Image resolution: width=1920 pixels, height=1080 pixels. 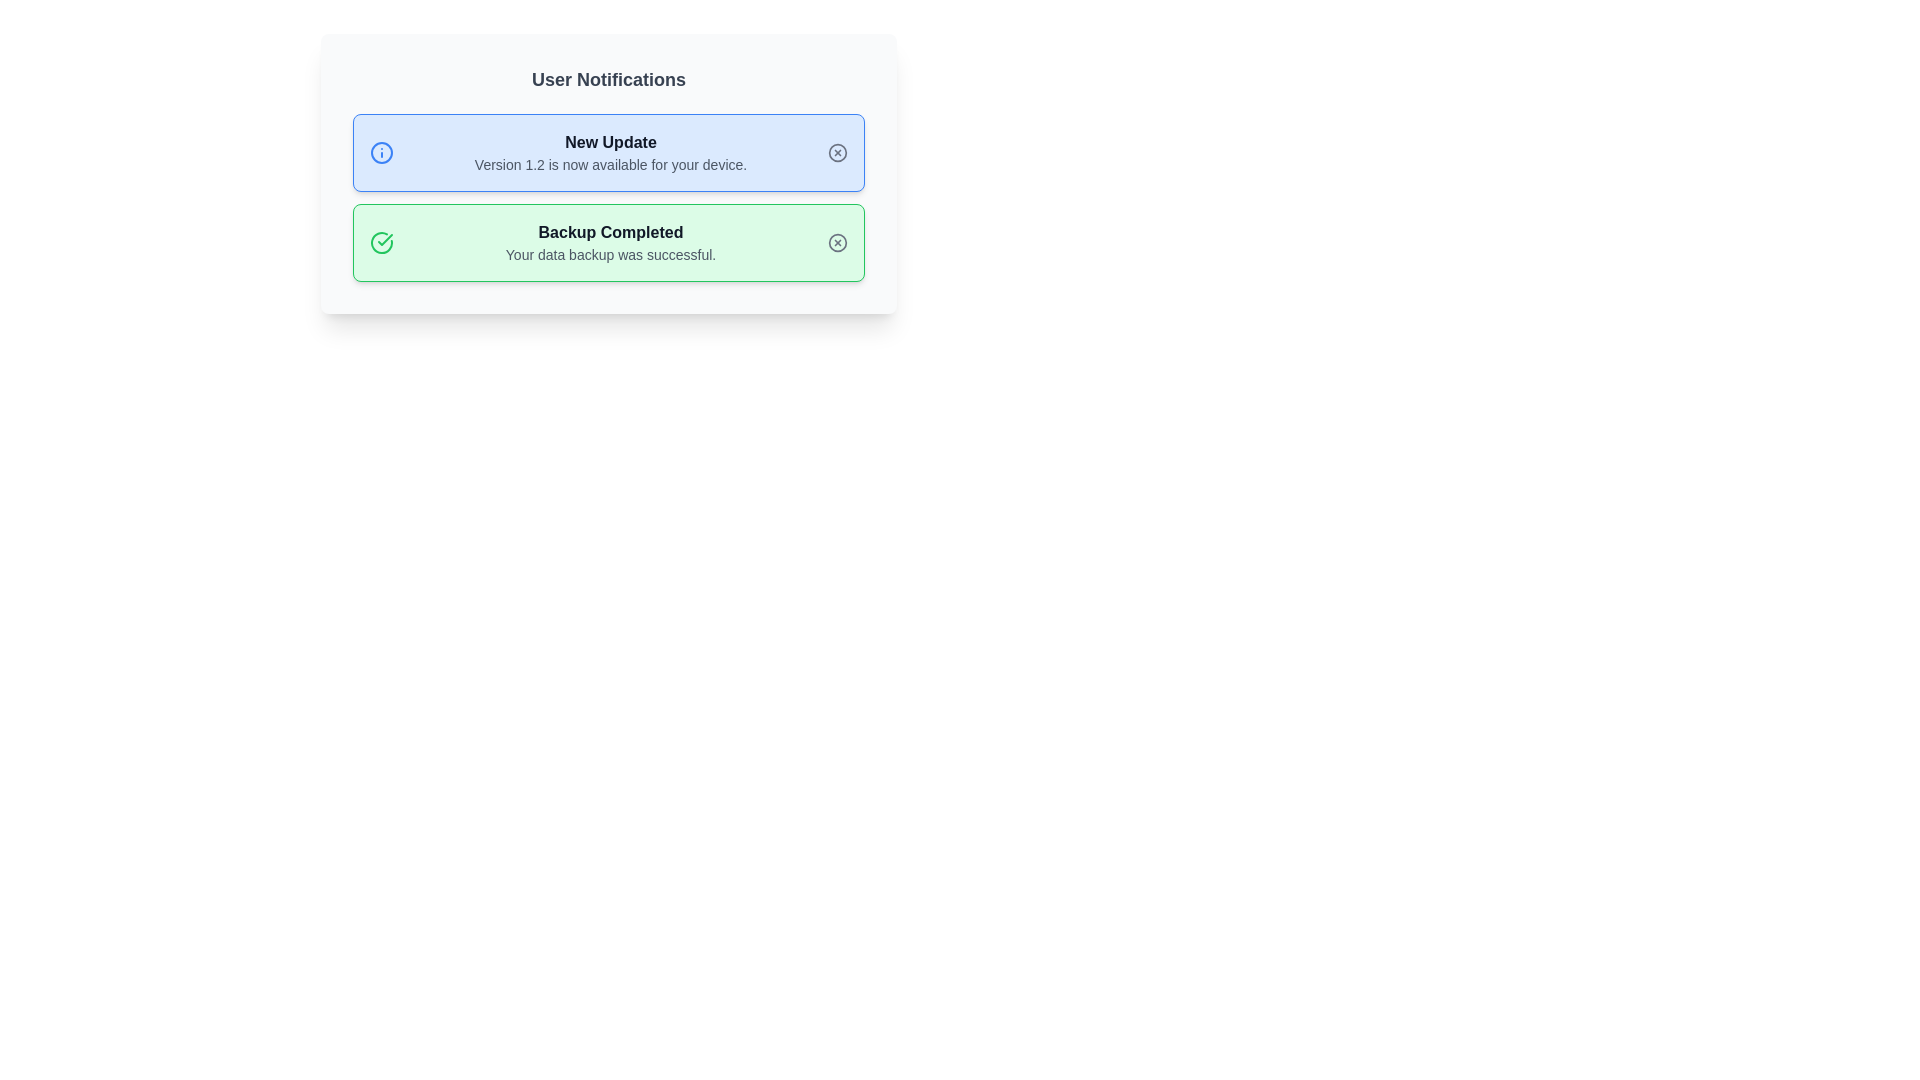 I want to click on the text block containing the title 'New Update' and the description 'Version 1.2 is now available for your device.' which is located in a light blue notification card, so click(x=609, y=152).